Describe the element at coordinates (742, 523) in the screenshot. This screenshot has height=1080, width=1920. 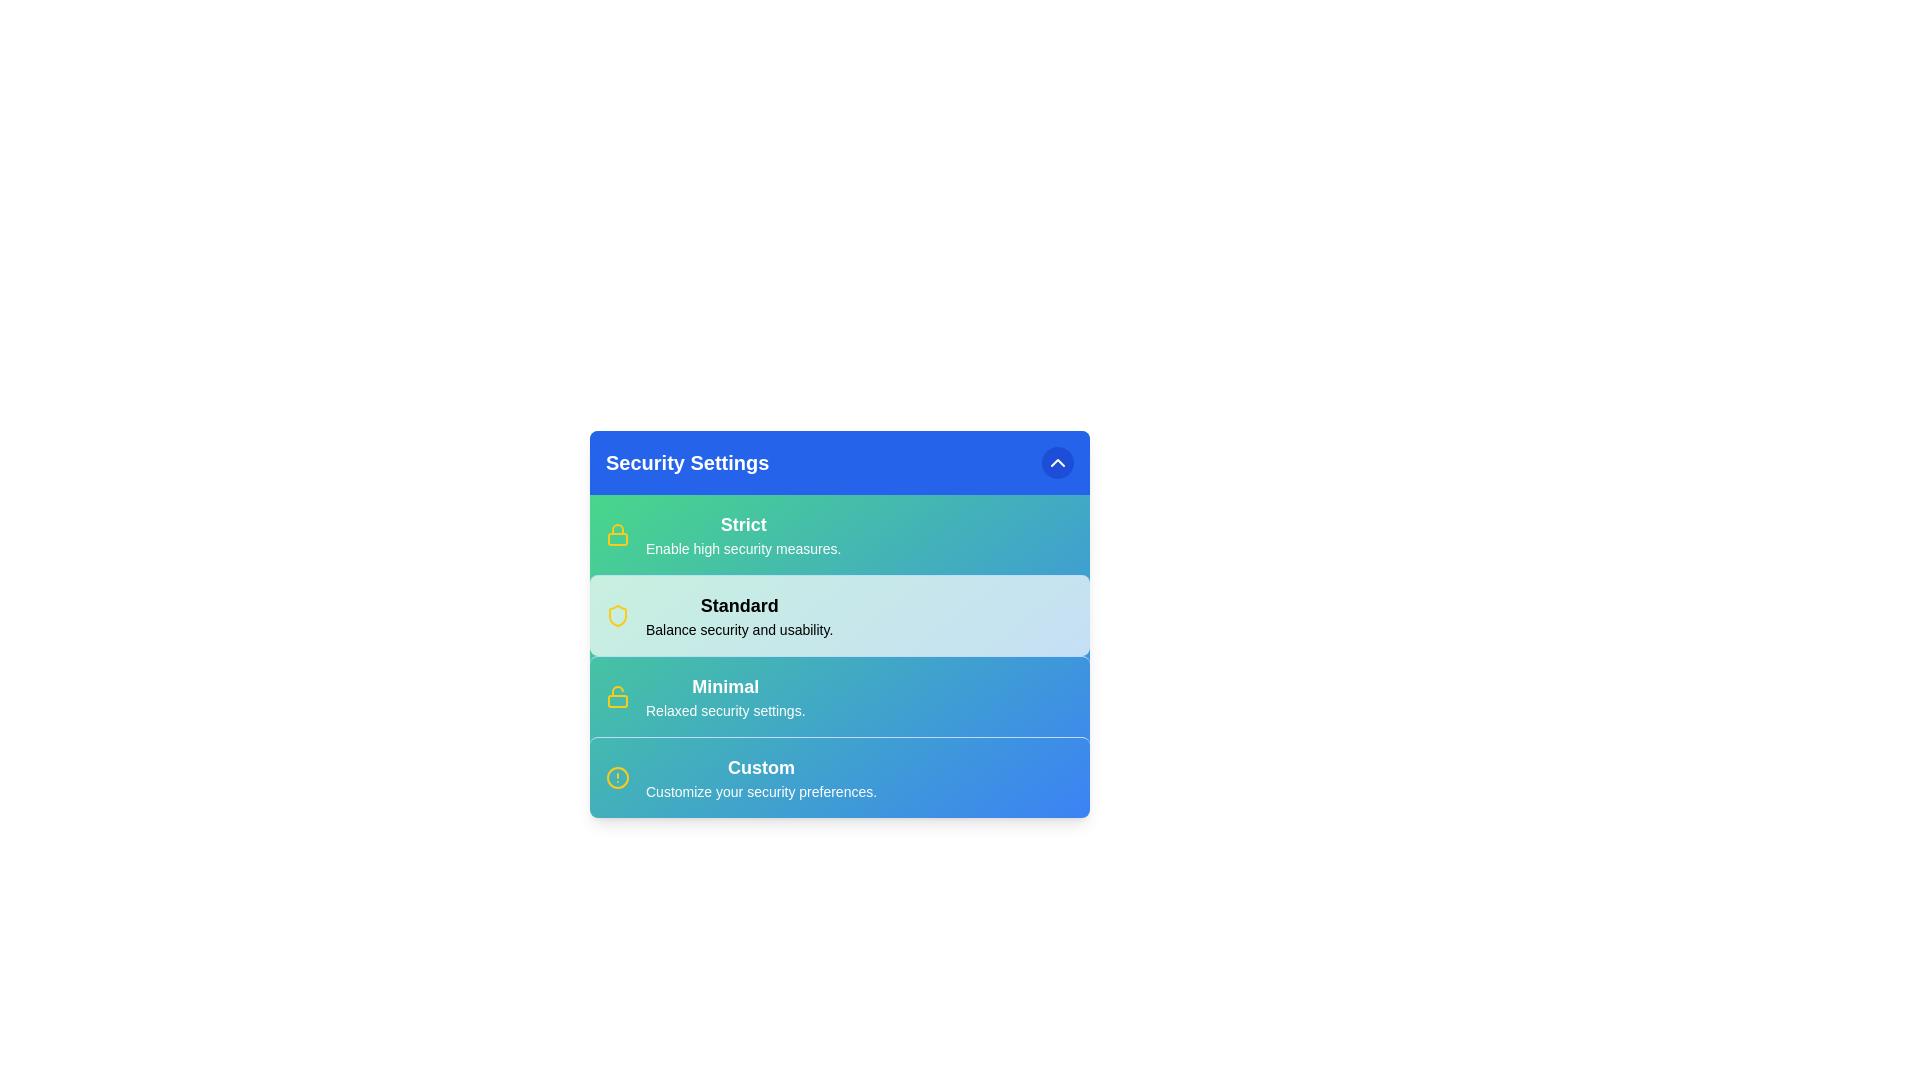
I see `the security option Strict to read its description` at that location.